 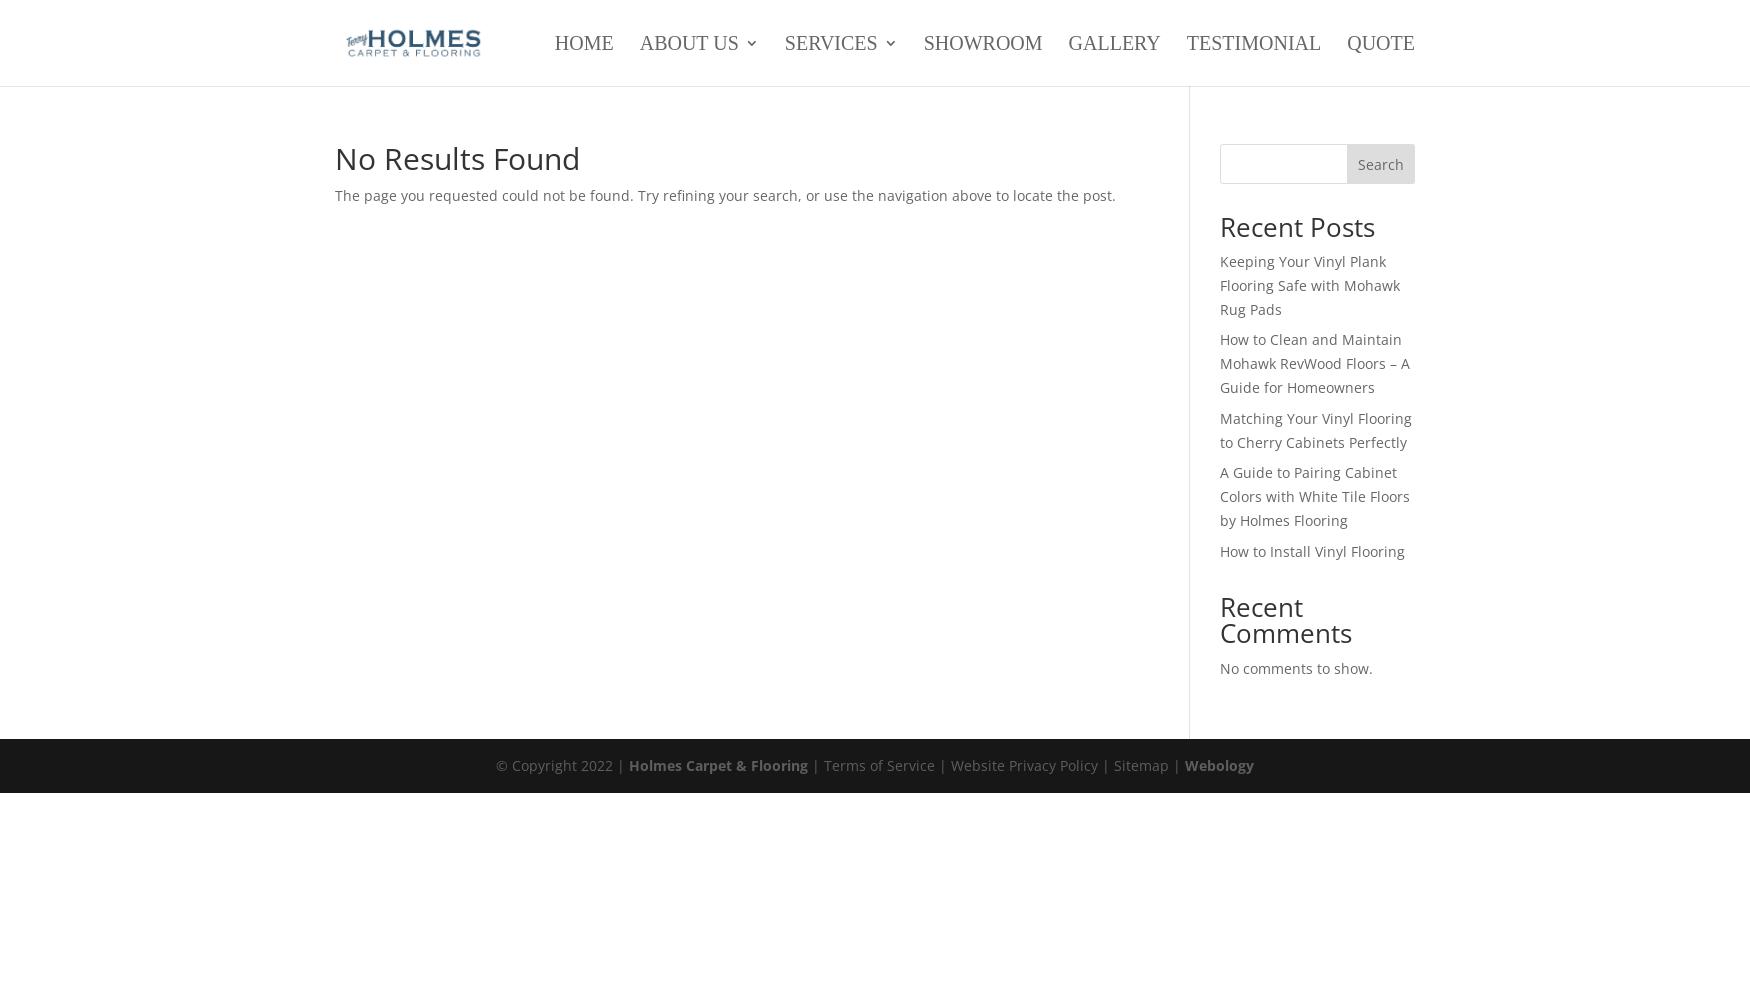 What do you see at coordinates (718, 764) in the screenshot?
I see `'Holmes Carpet & Flooring'` at bounding box center [718, 764].